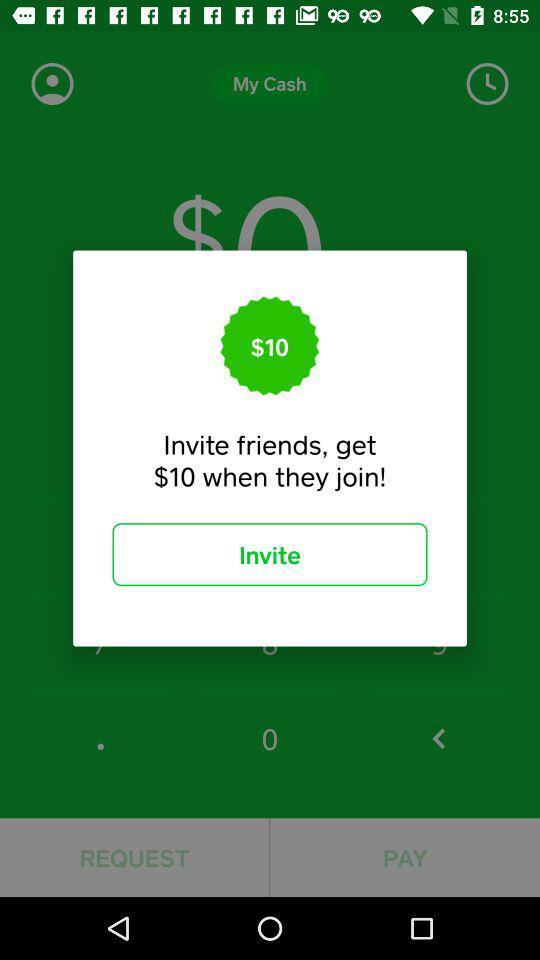  Describe the element at coordinates (486, 84) in the screenshot. I see `the time icon` at that location.